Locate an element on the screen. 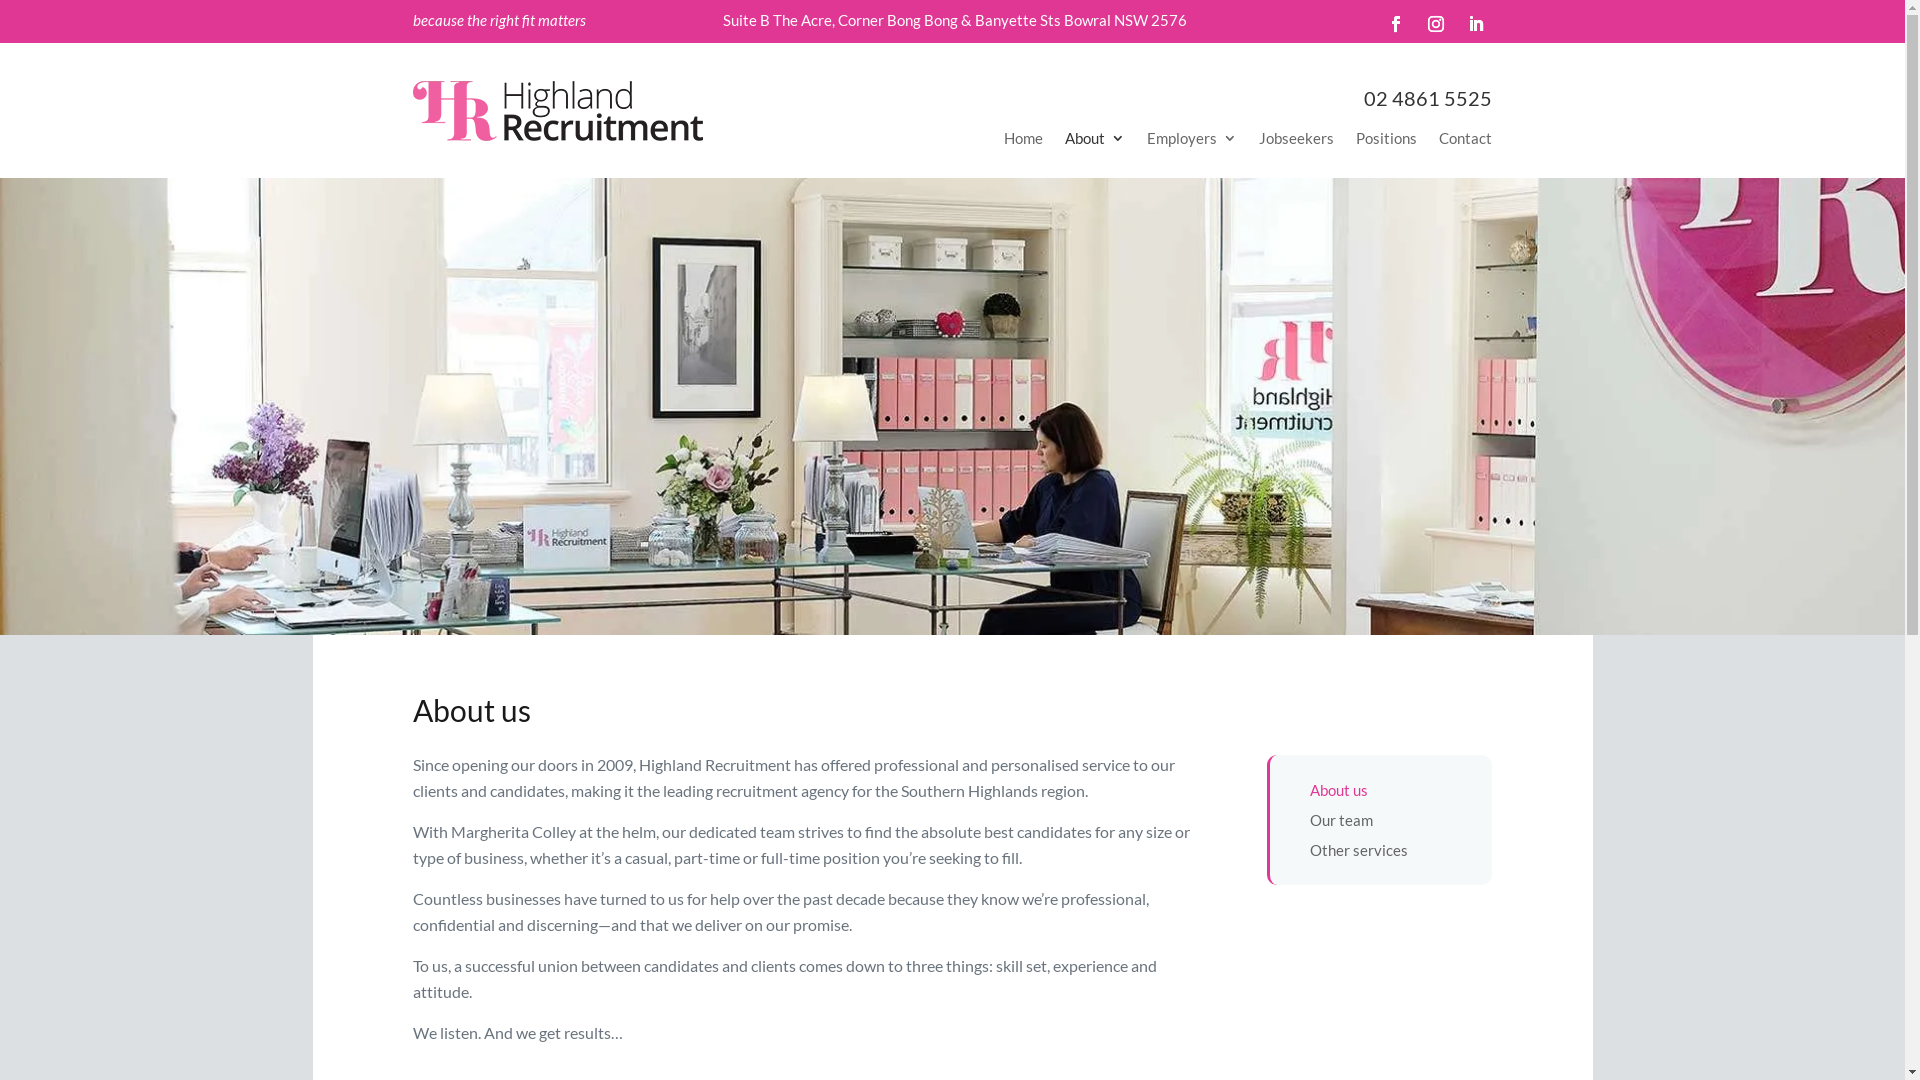 The width and height of the screenshot is (1920, 1080). 'Follow on LinkedIn' is located at coordinates (1459, 23).